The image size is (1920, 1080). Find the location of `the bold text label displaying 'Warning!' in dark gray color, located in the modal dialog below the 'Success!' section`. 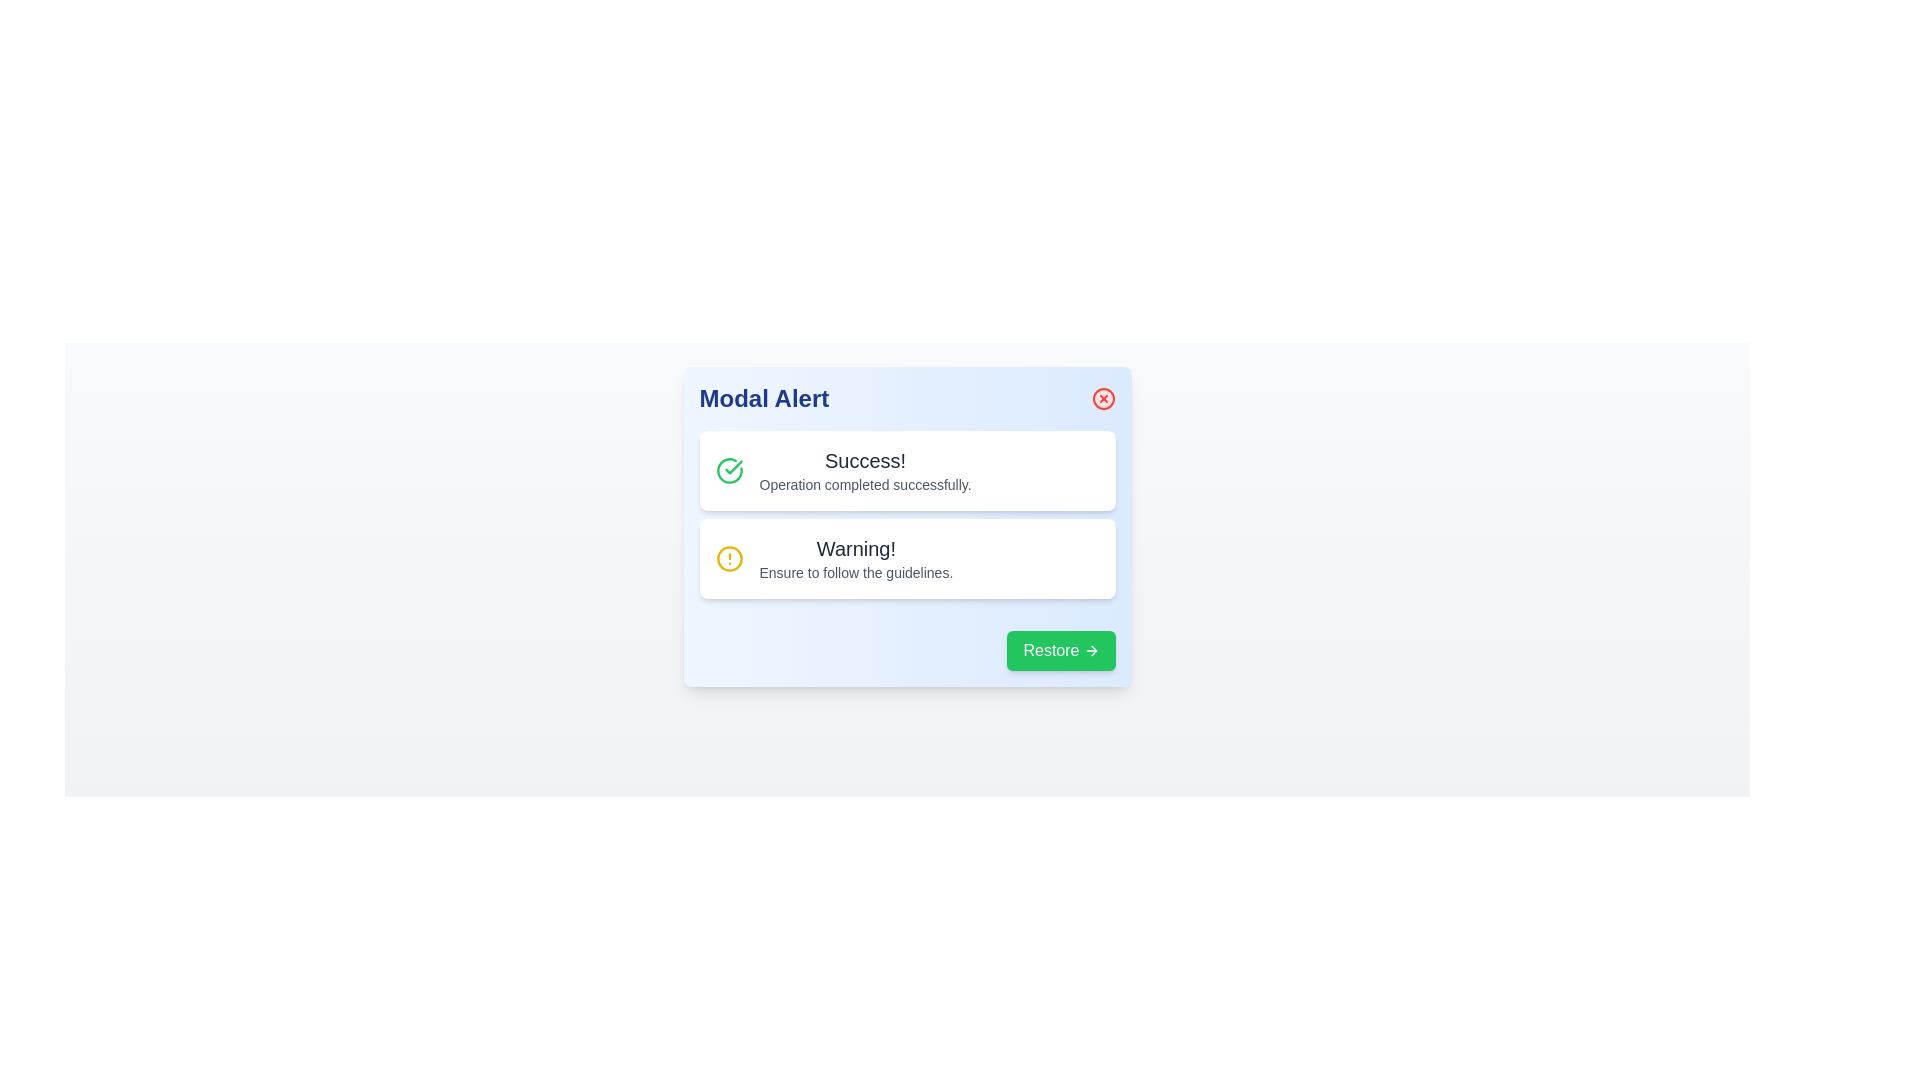

the bold text label displaying 'Warning!' in dark gray color, located in the modal dialog below the 'Success!' section is located at coordinates (856, 548).